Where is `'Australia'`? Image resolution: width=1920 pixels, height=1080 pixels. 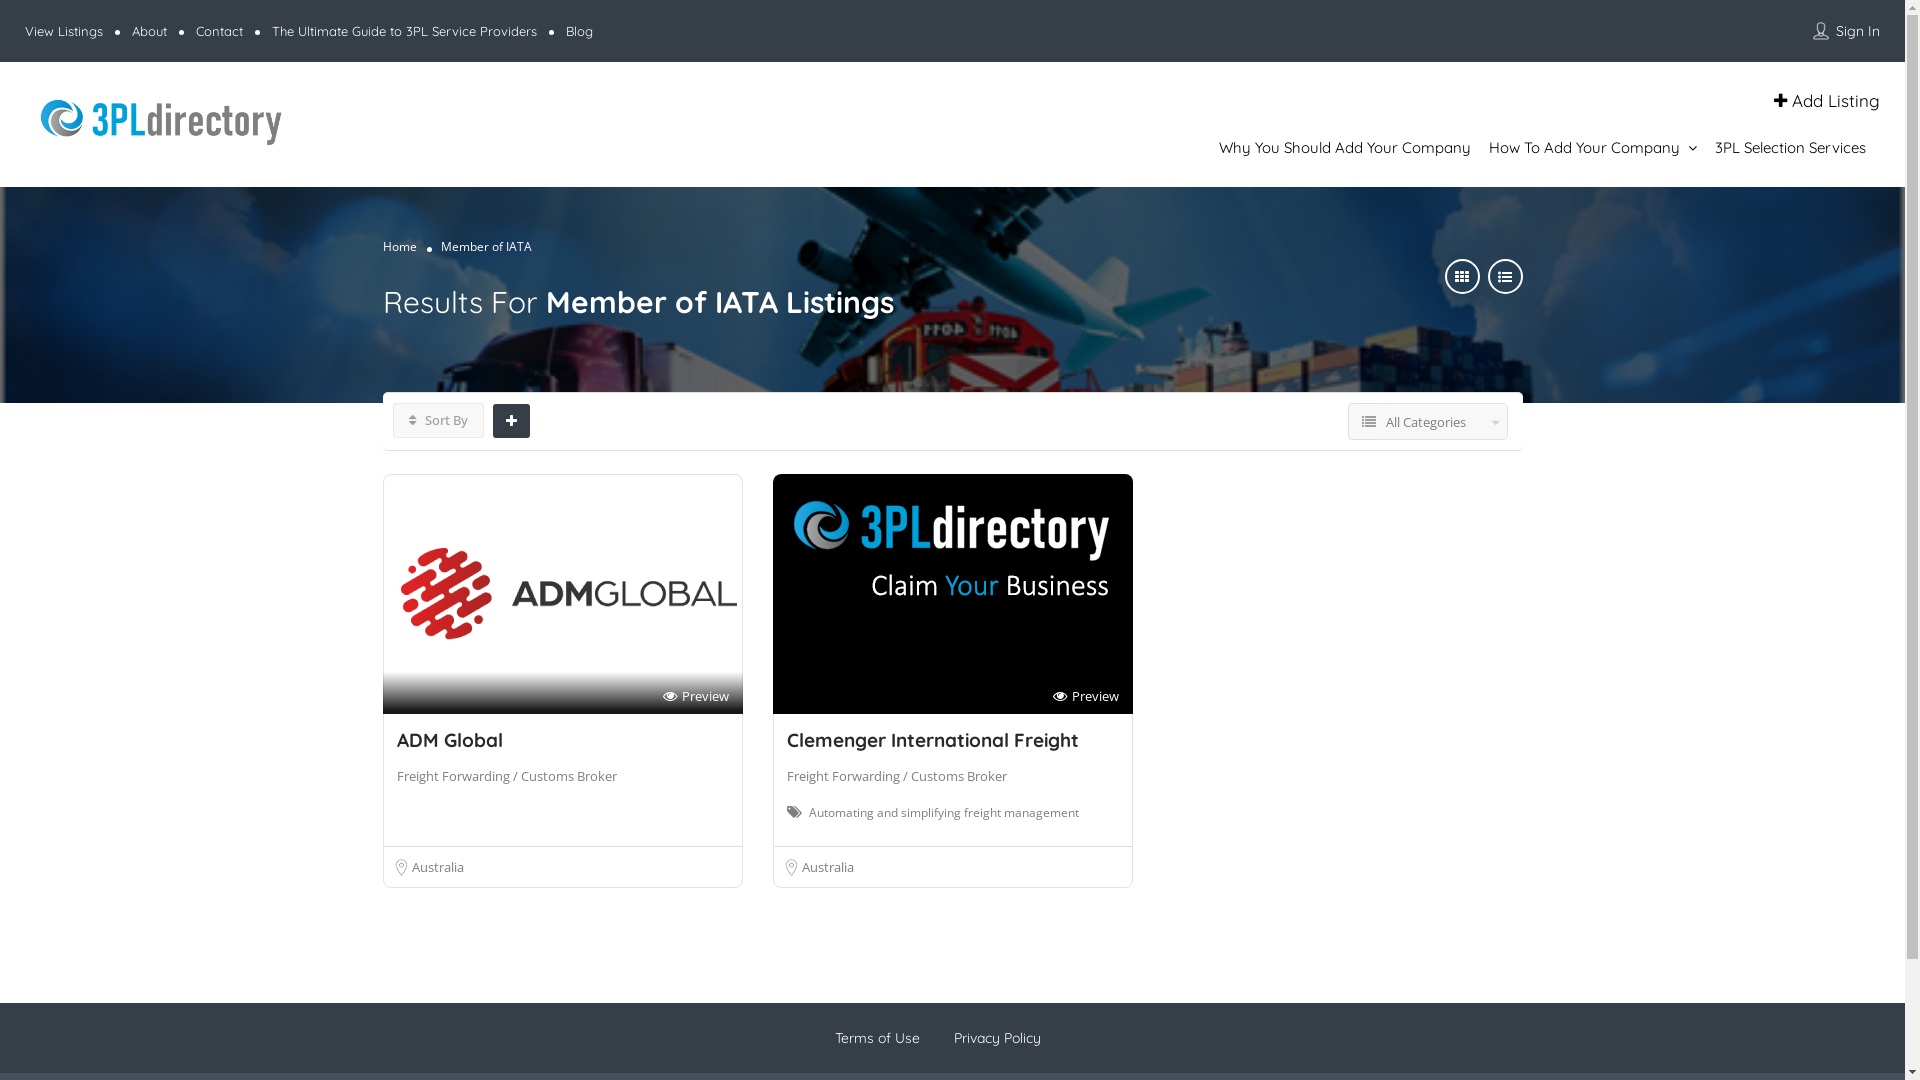
'Australia' is located at coordinates (436, 866).